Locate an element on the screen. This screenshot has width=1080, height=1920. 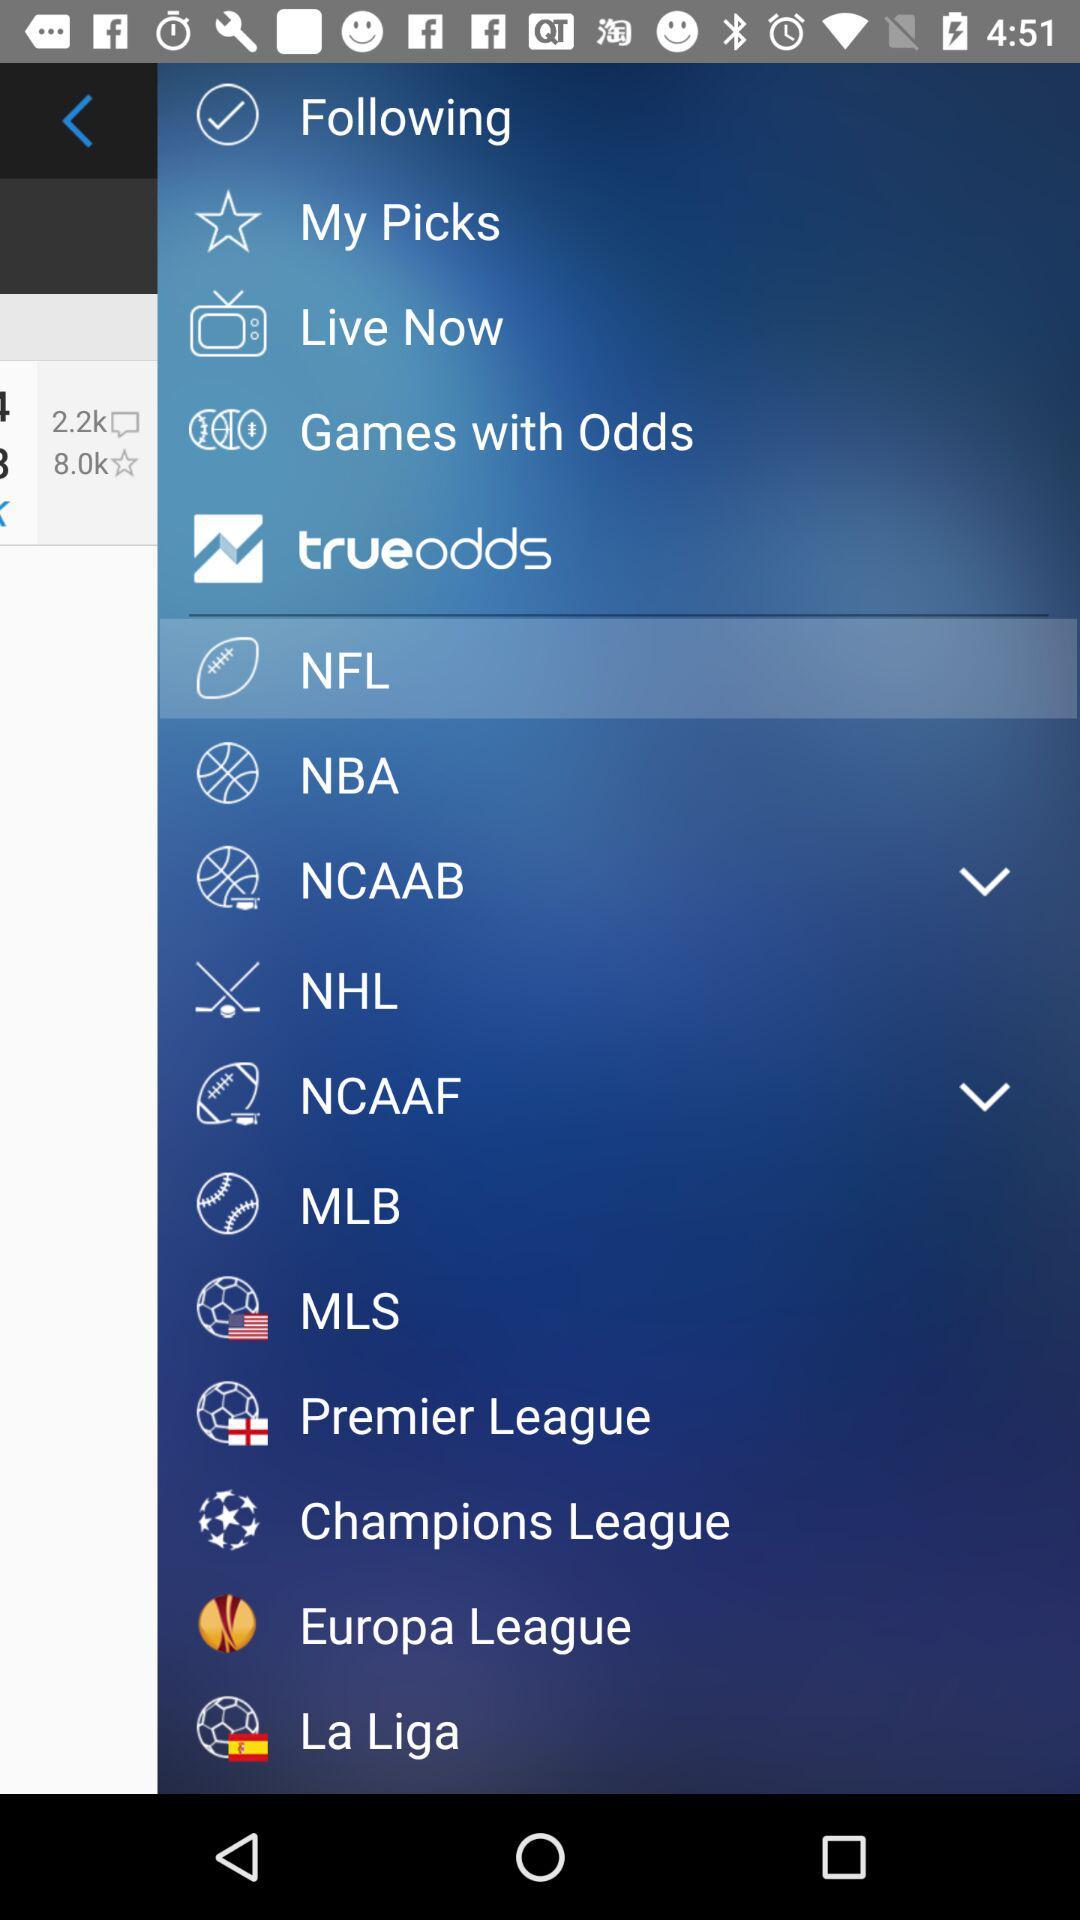
the nba is located at coordinates (617, 772).